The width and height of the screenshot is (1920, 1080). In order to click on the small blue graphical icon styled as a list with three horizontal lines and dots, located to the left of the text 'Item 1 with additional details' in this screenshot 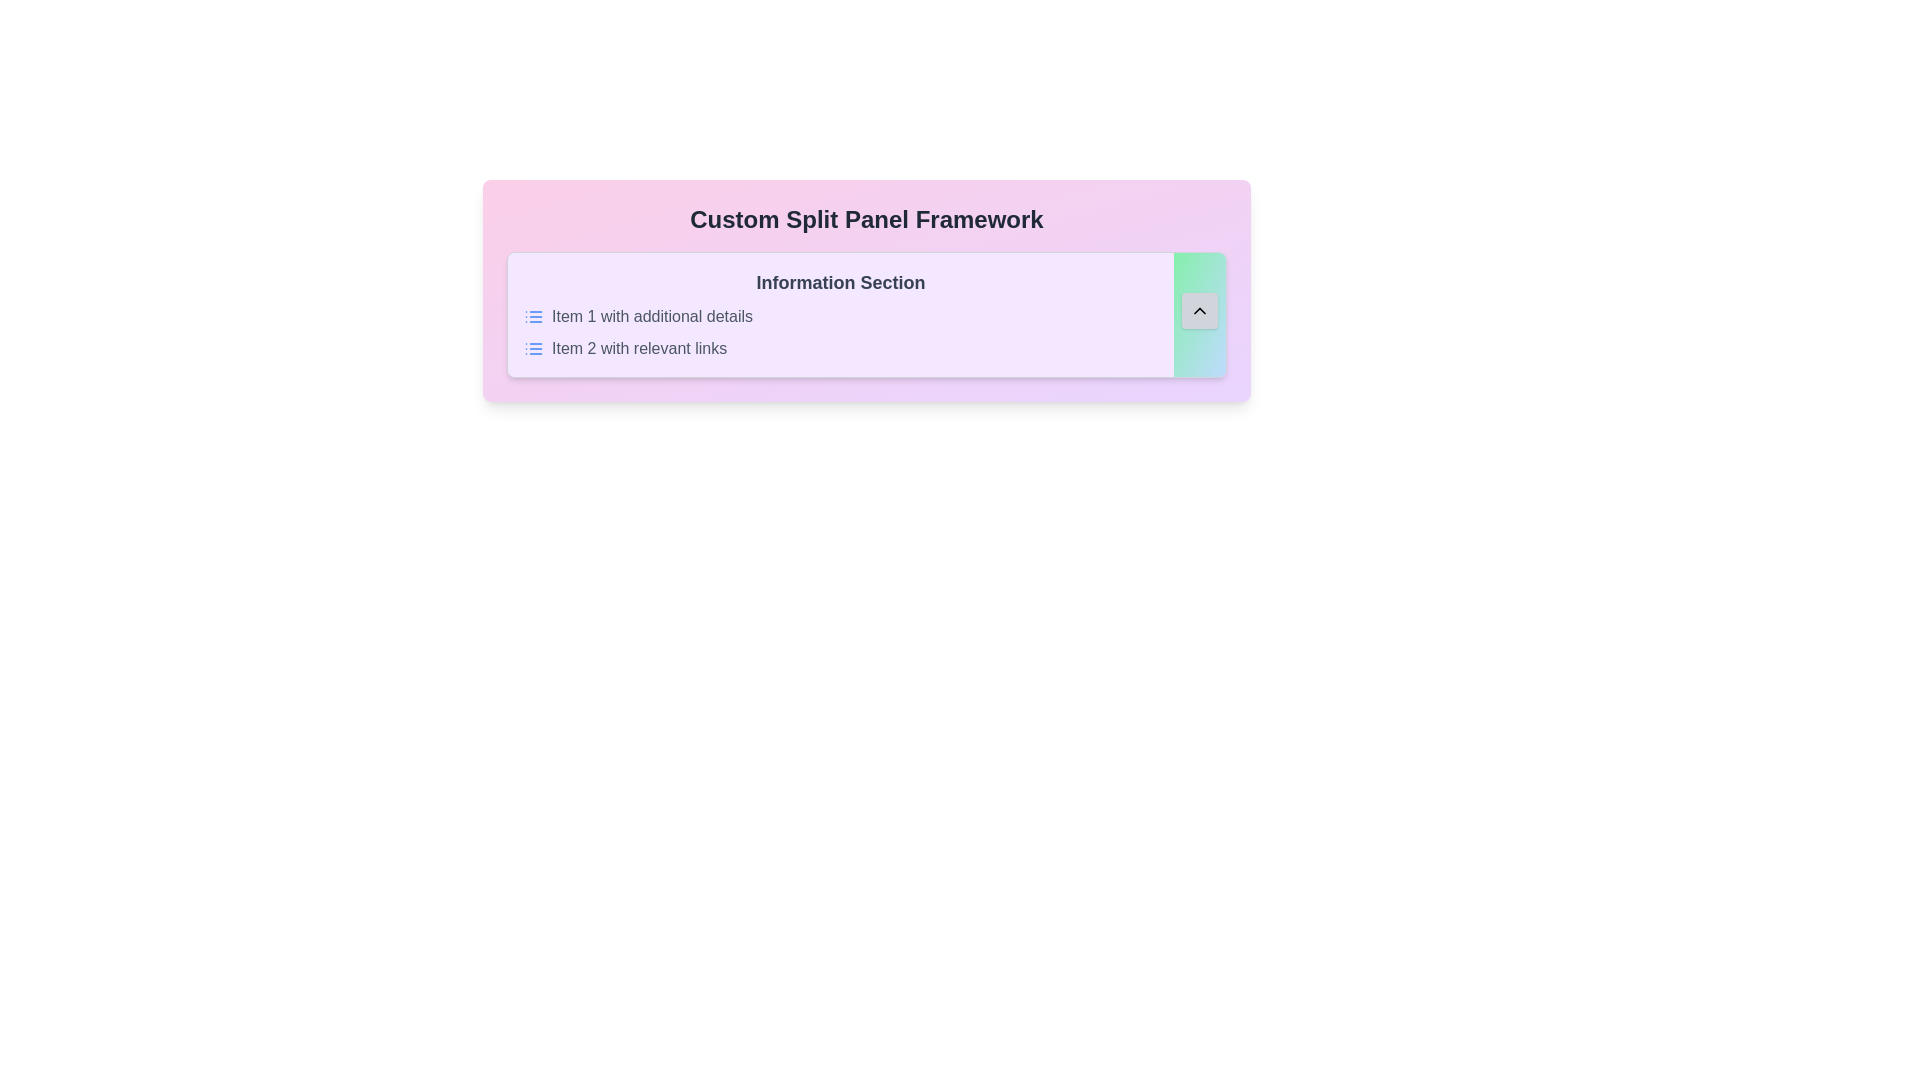, I will do `click(533, 315)`.